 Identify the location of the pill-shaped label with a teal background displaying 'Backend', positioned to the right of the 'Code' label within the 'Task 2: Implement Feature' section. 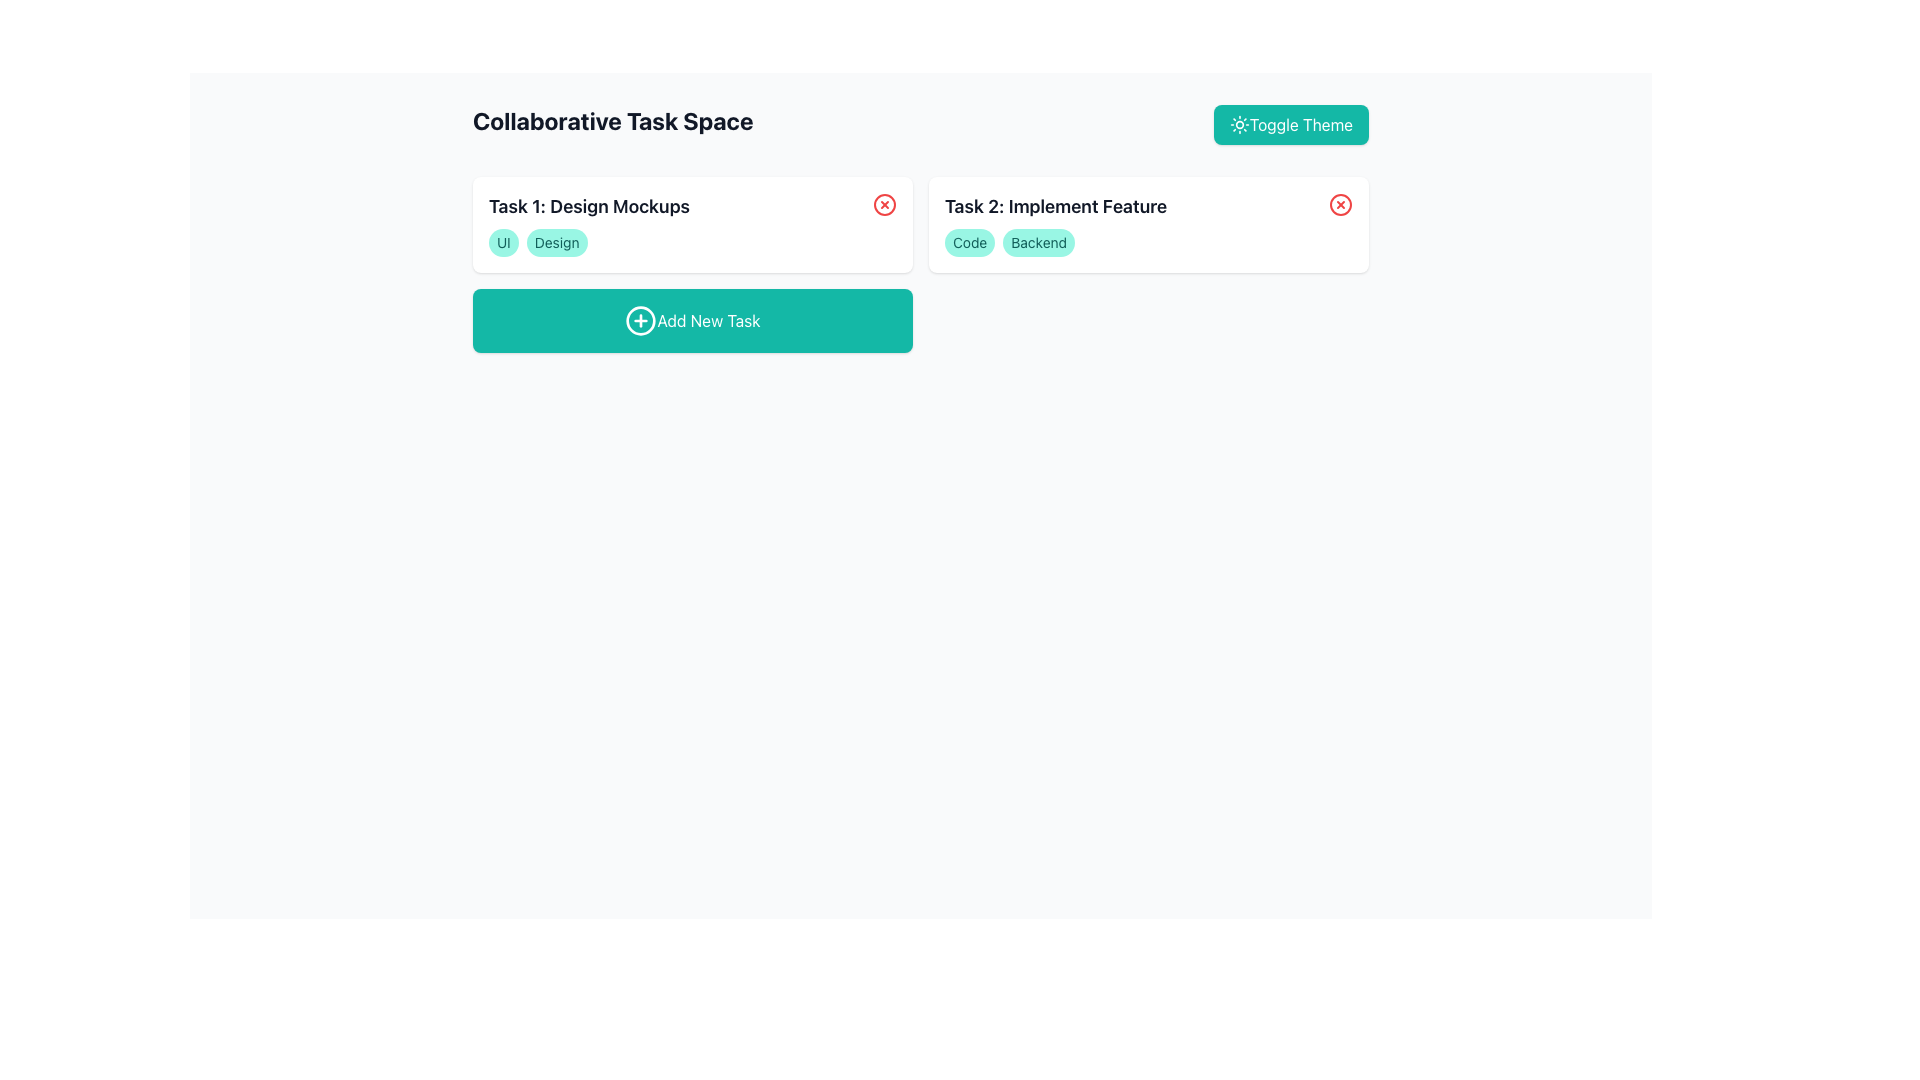
(1039, 242).